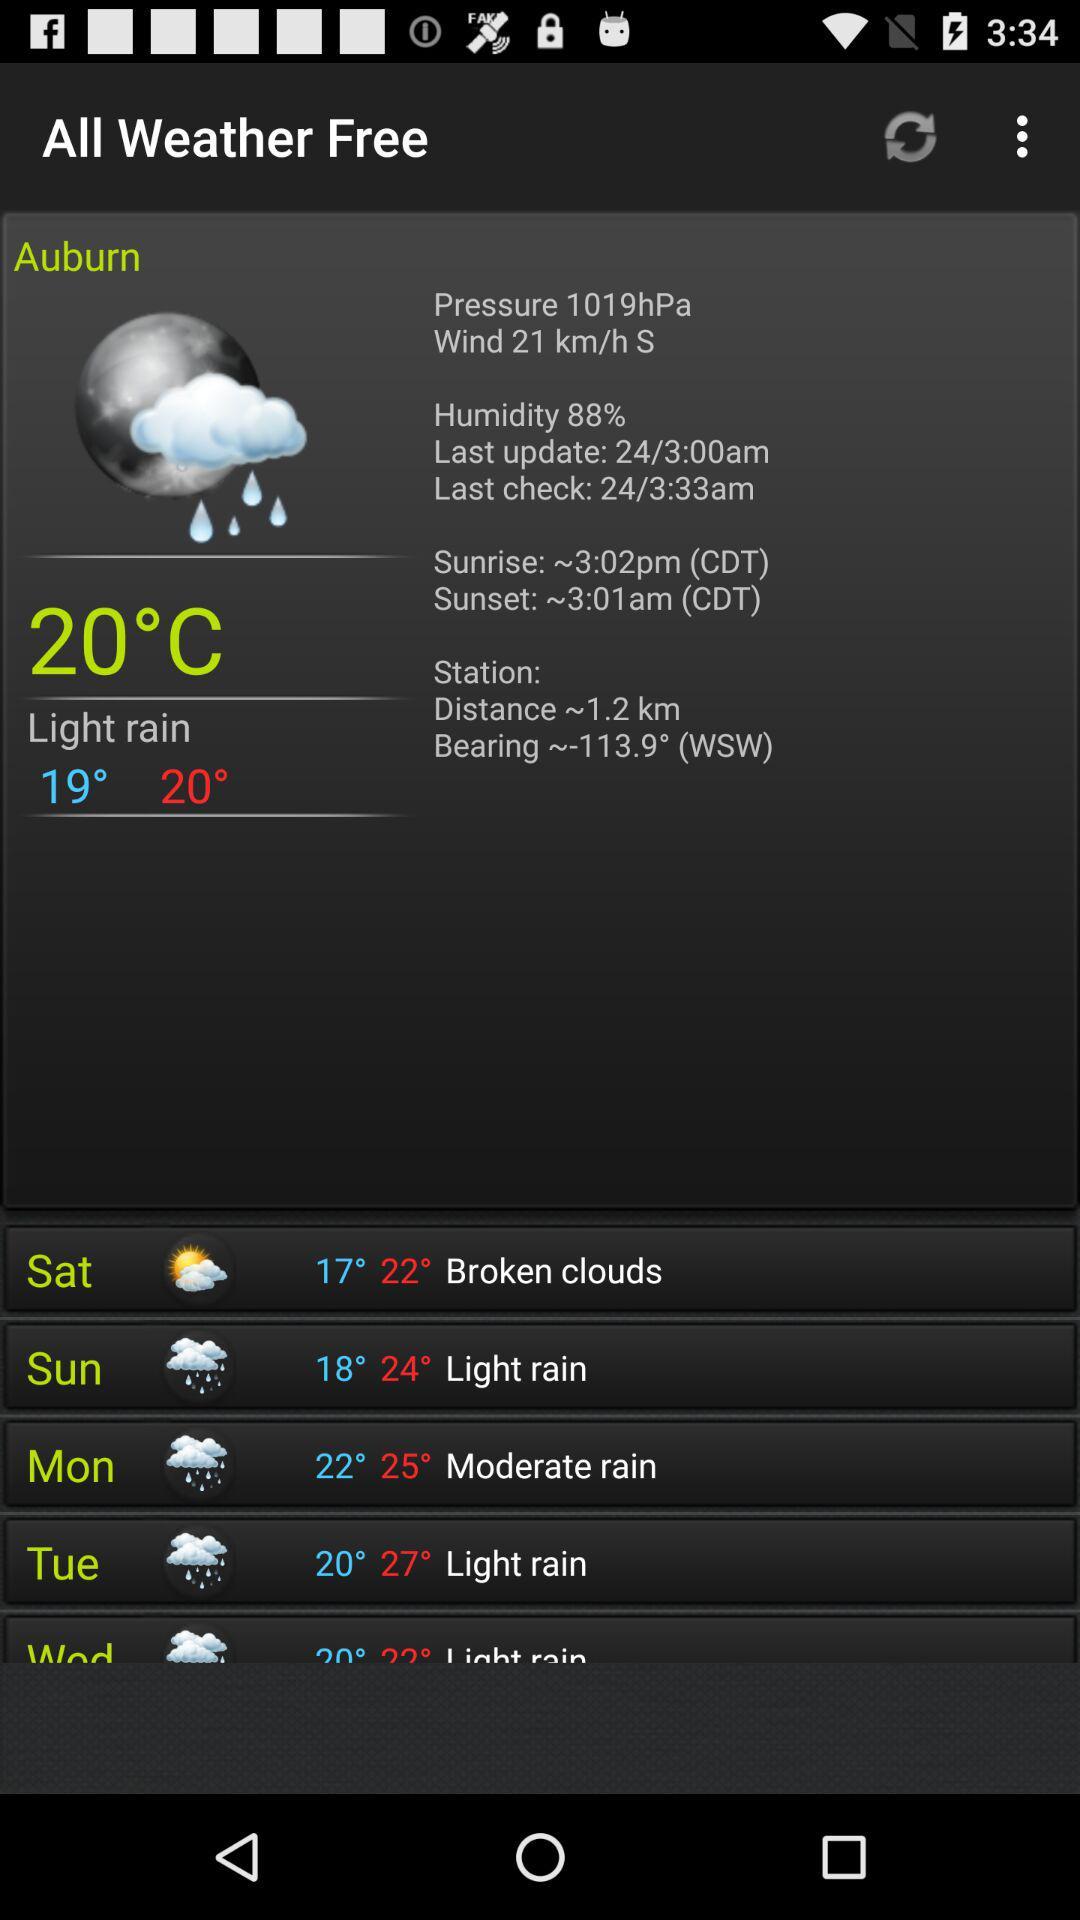 This screenshot has height=1920, width=1080. Describe the element at coordinates (196, 1464) in the screenshot. I see `the icon next to mon` at that location.